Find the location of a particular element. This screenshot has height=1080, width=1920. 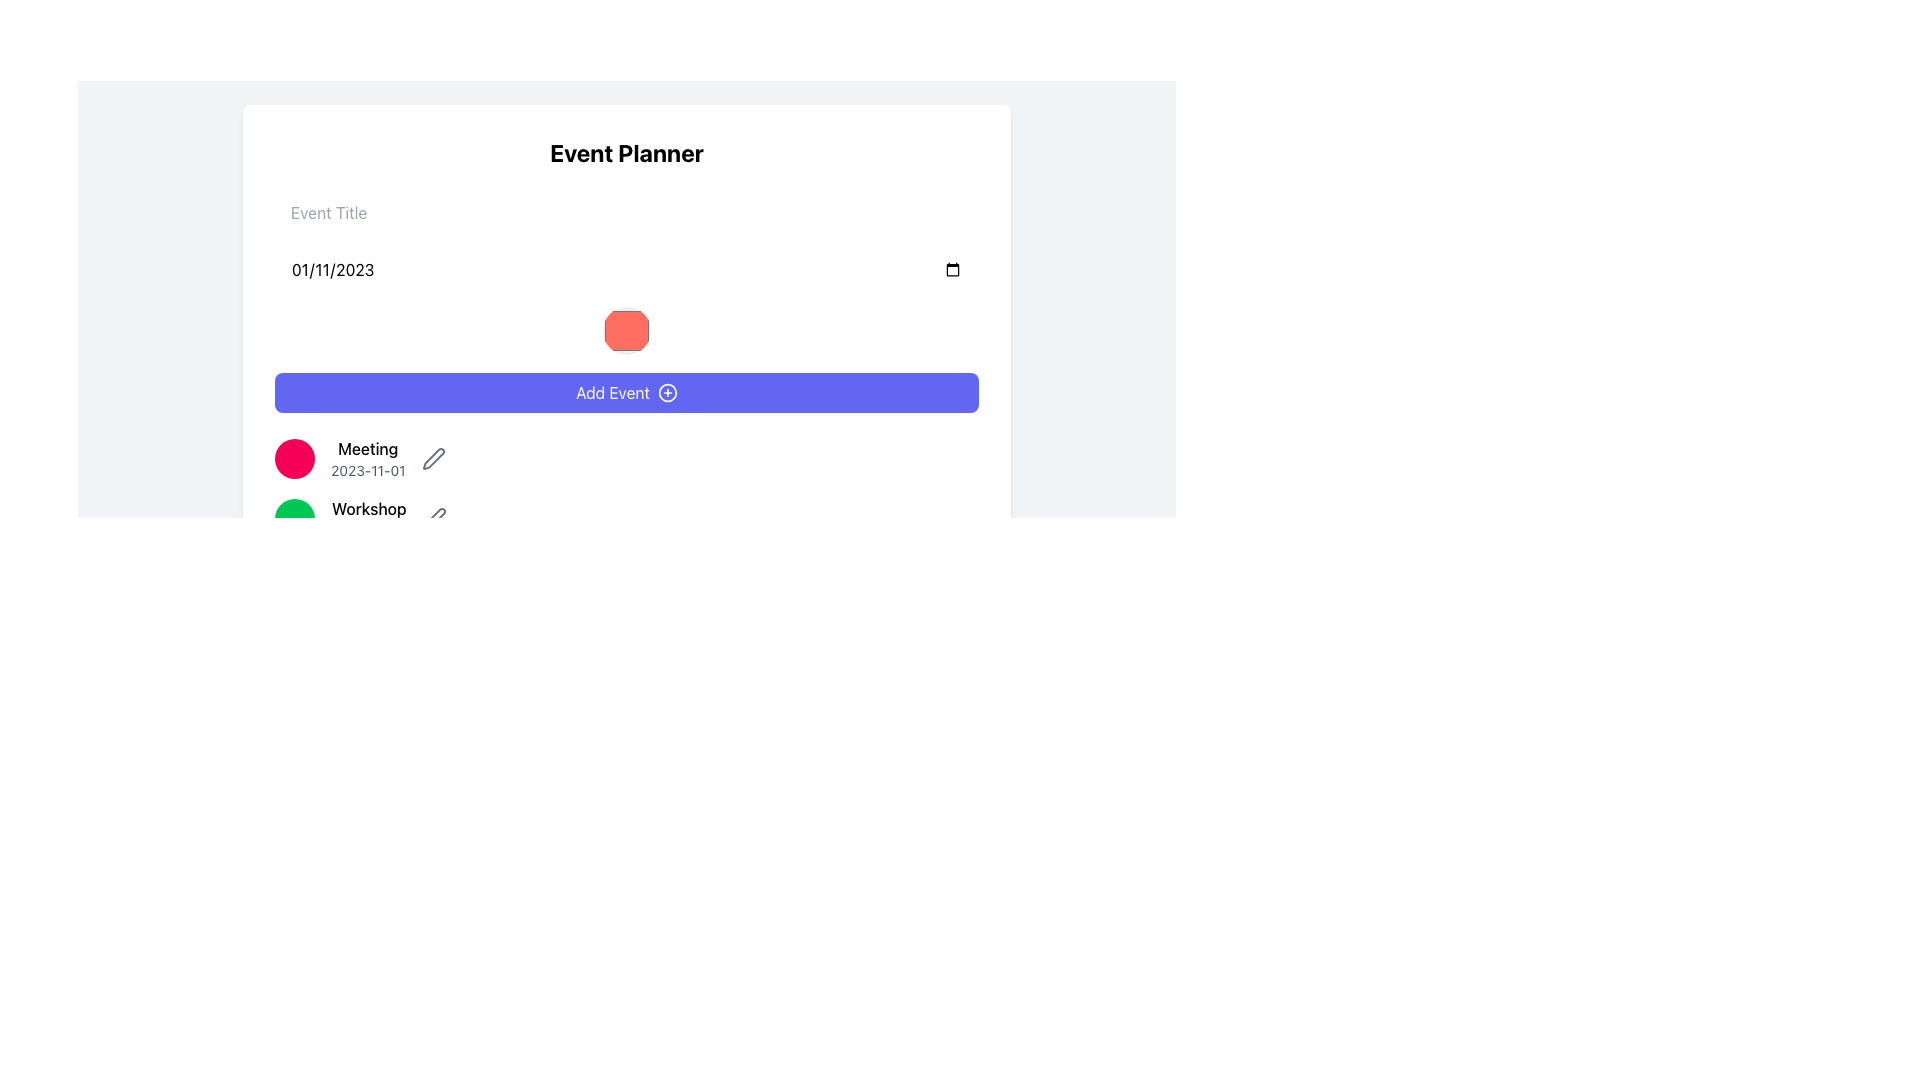

the Color Picker element in the Event Planner interface is located at coordinates (626, 303).